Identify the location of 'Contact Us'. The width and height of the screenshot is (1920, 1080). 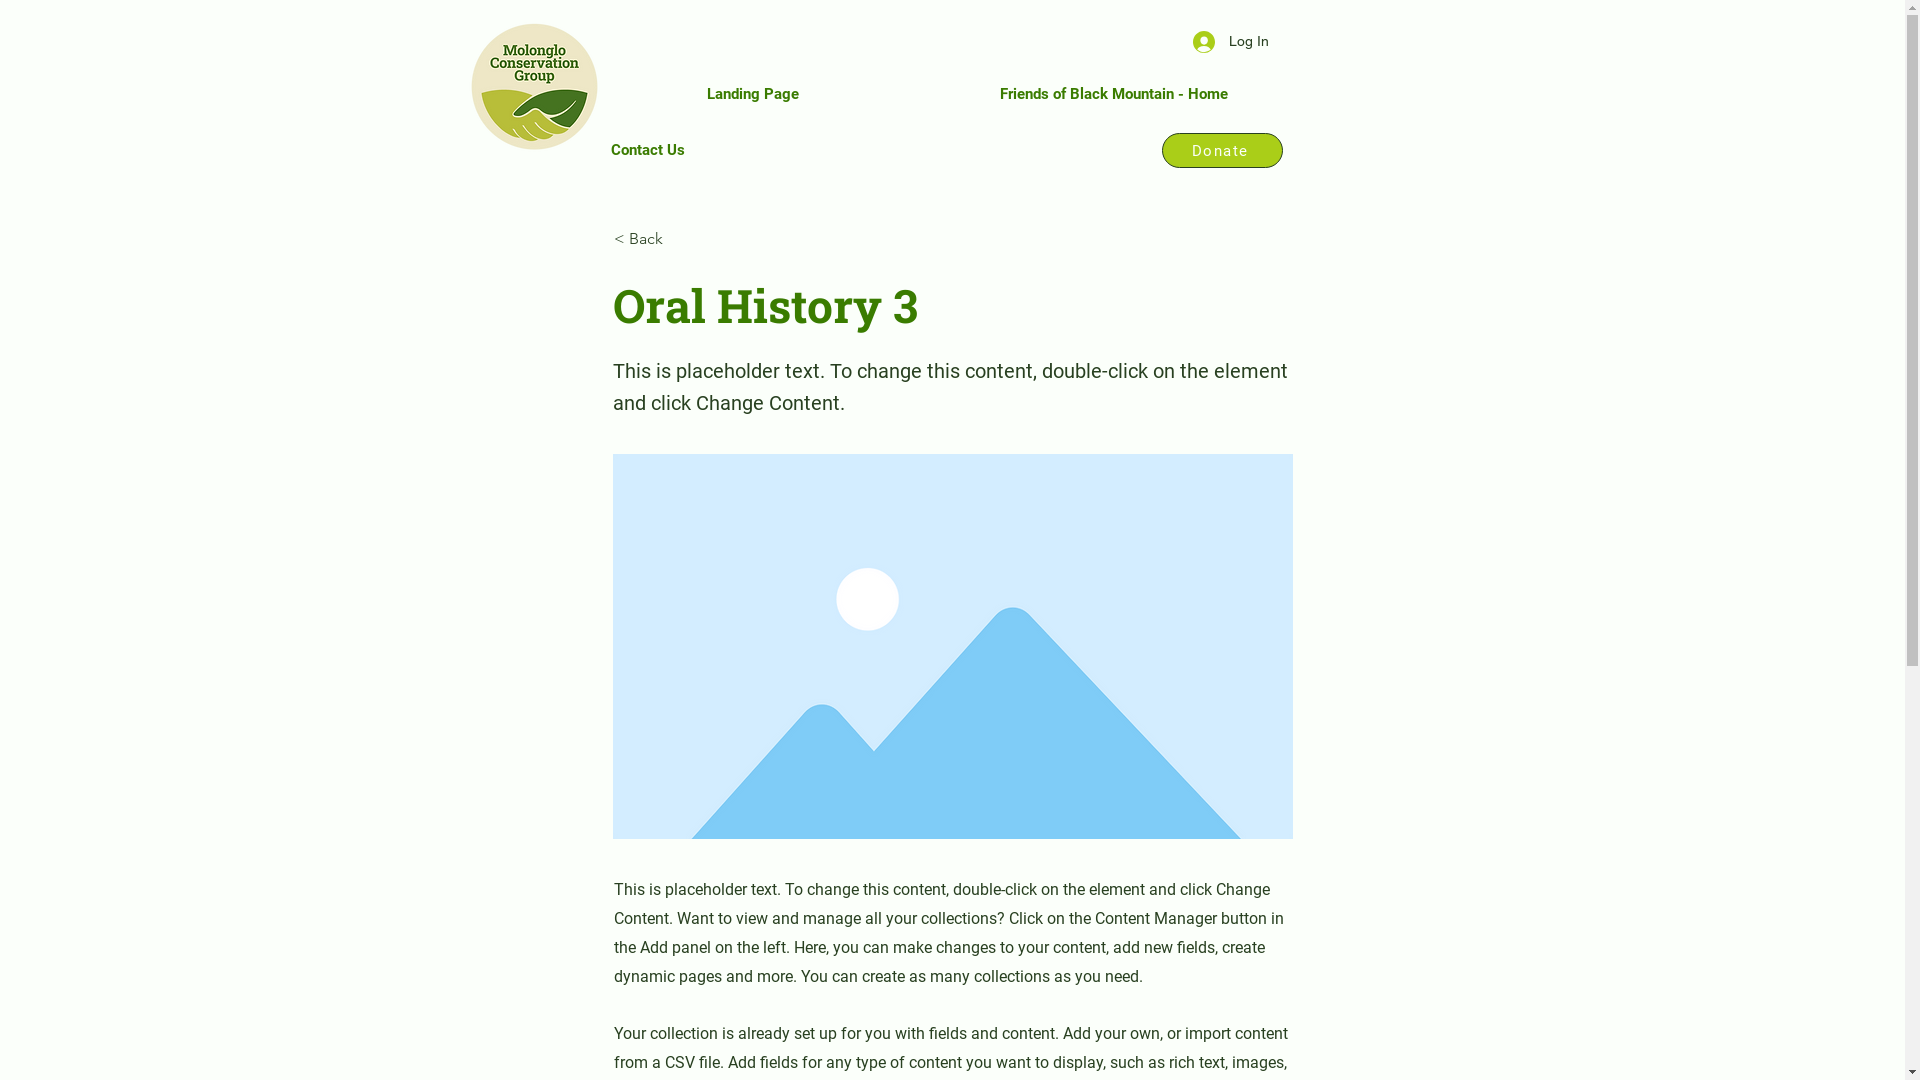
(647, 149).